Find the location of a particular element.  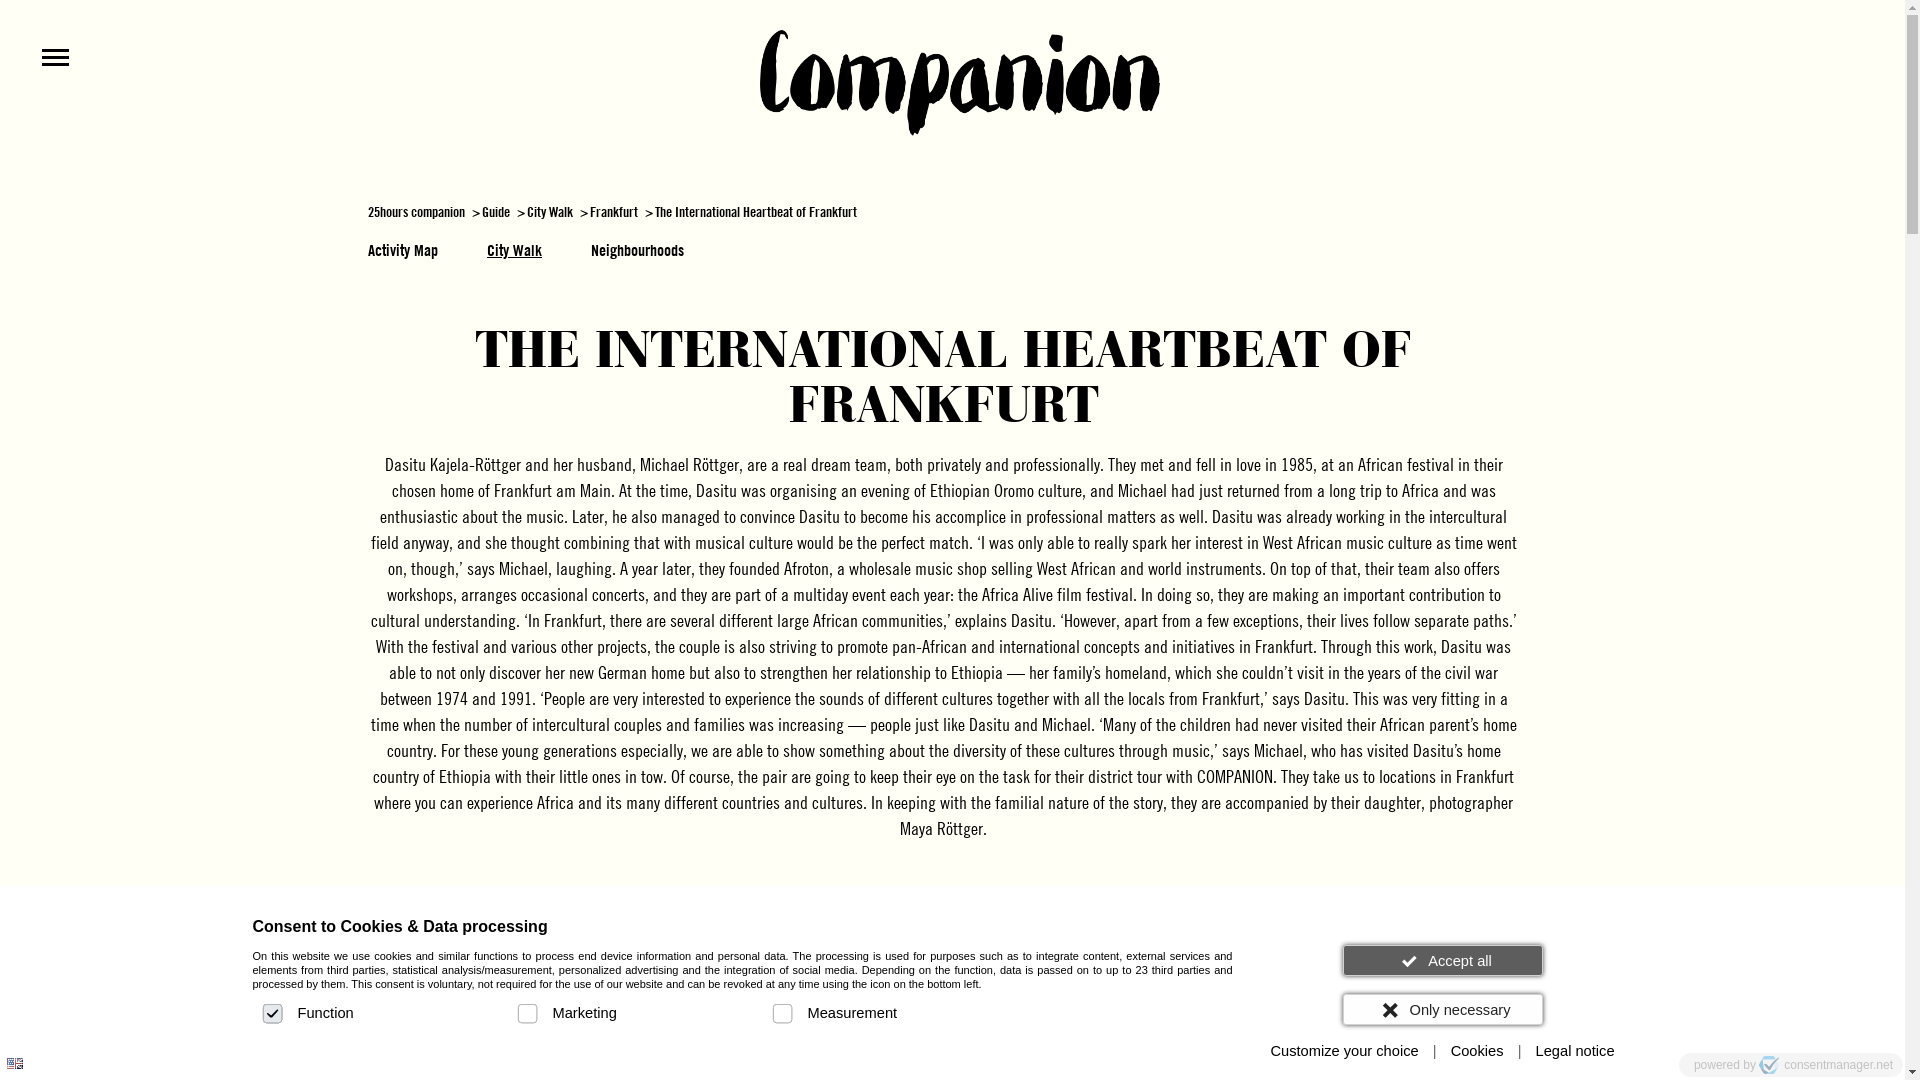

'Cookies' is located at coordinates (1477, 1050).